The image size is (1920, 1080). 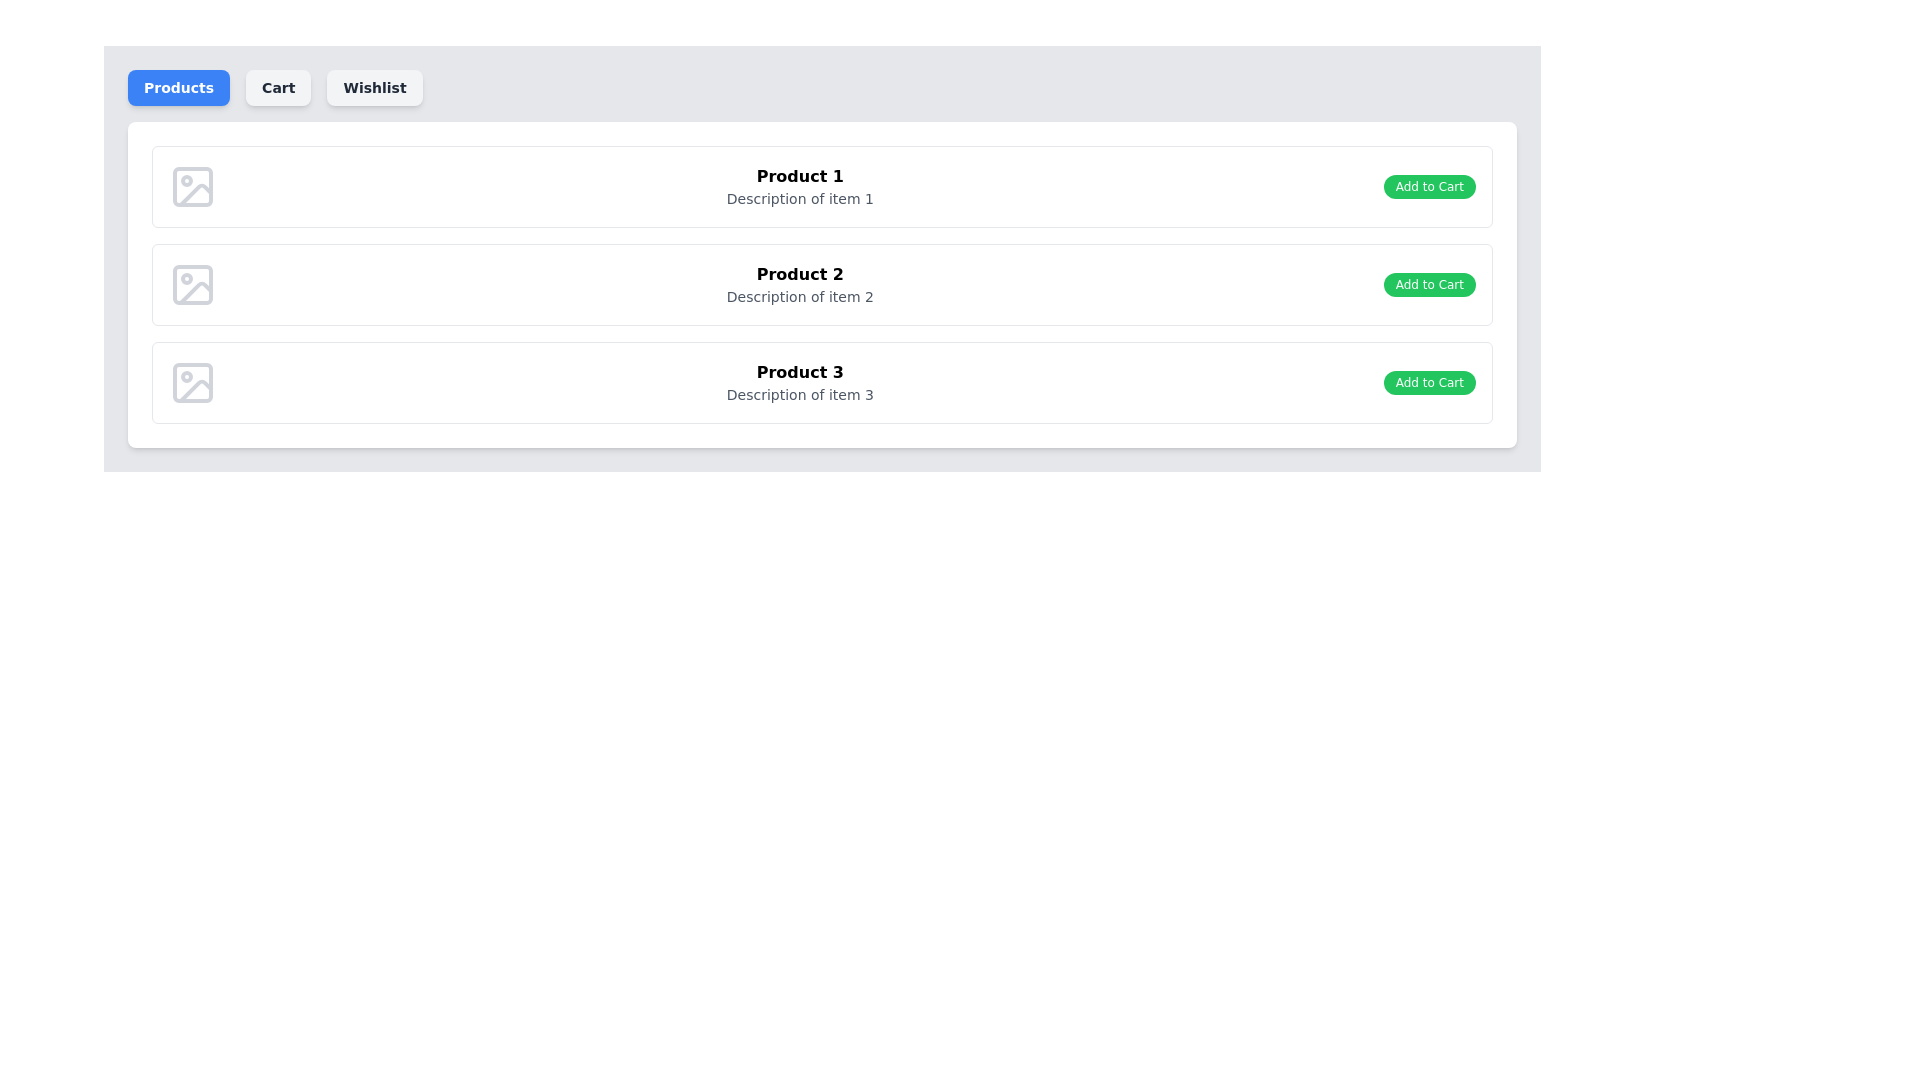 What do you see at coordinates (822, 285) in the screenshot?
I see `the second product card in the product list interface` at bounding box center [822, 285].